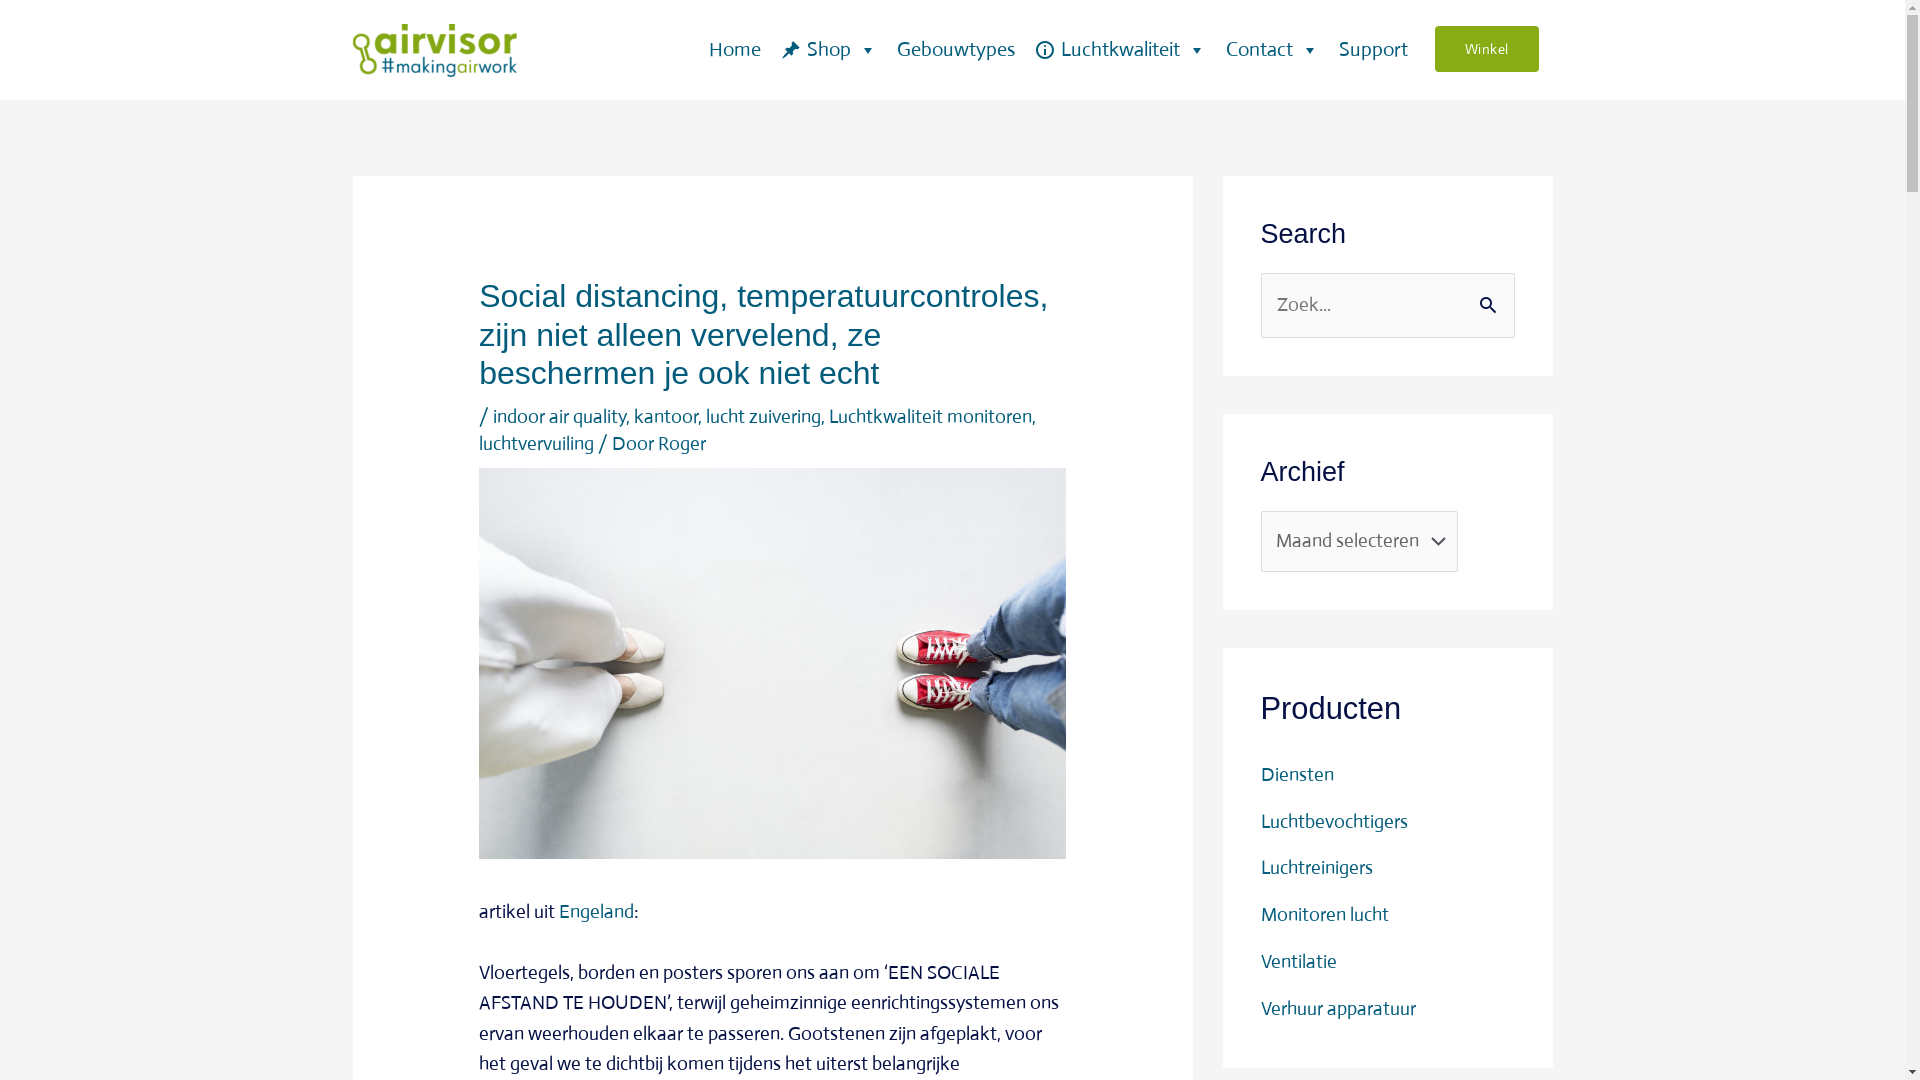 This screenshot has width=1920, height=1080. Describe the element at coordinates (1492, 295) in the screenshot. I see `'Zoeken'` at that location.